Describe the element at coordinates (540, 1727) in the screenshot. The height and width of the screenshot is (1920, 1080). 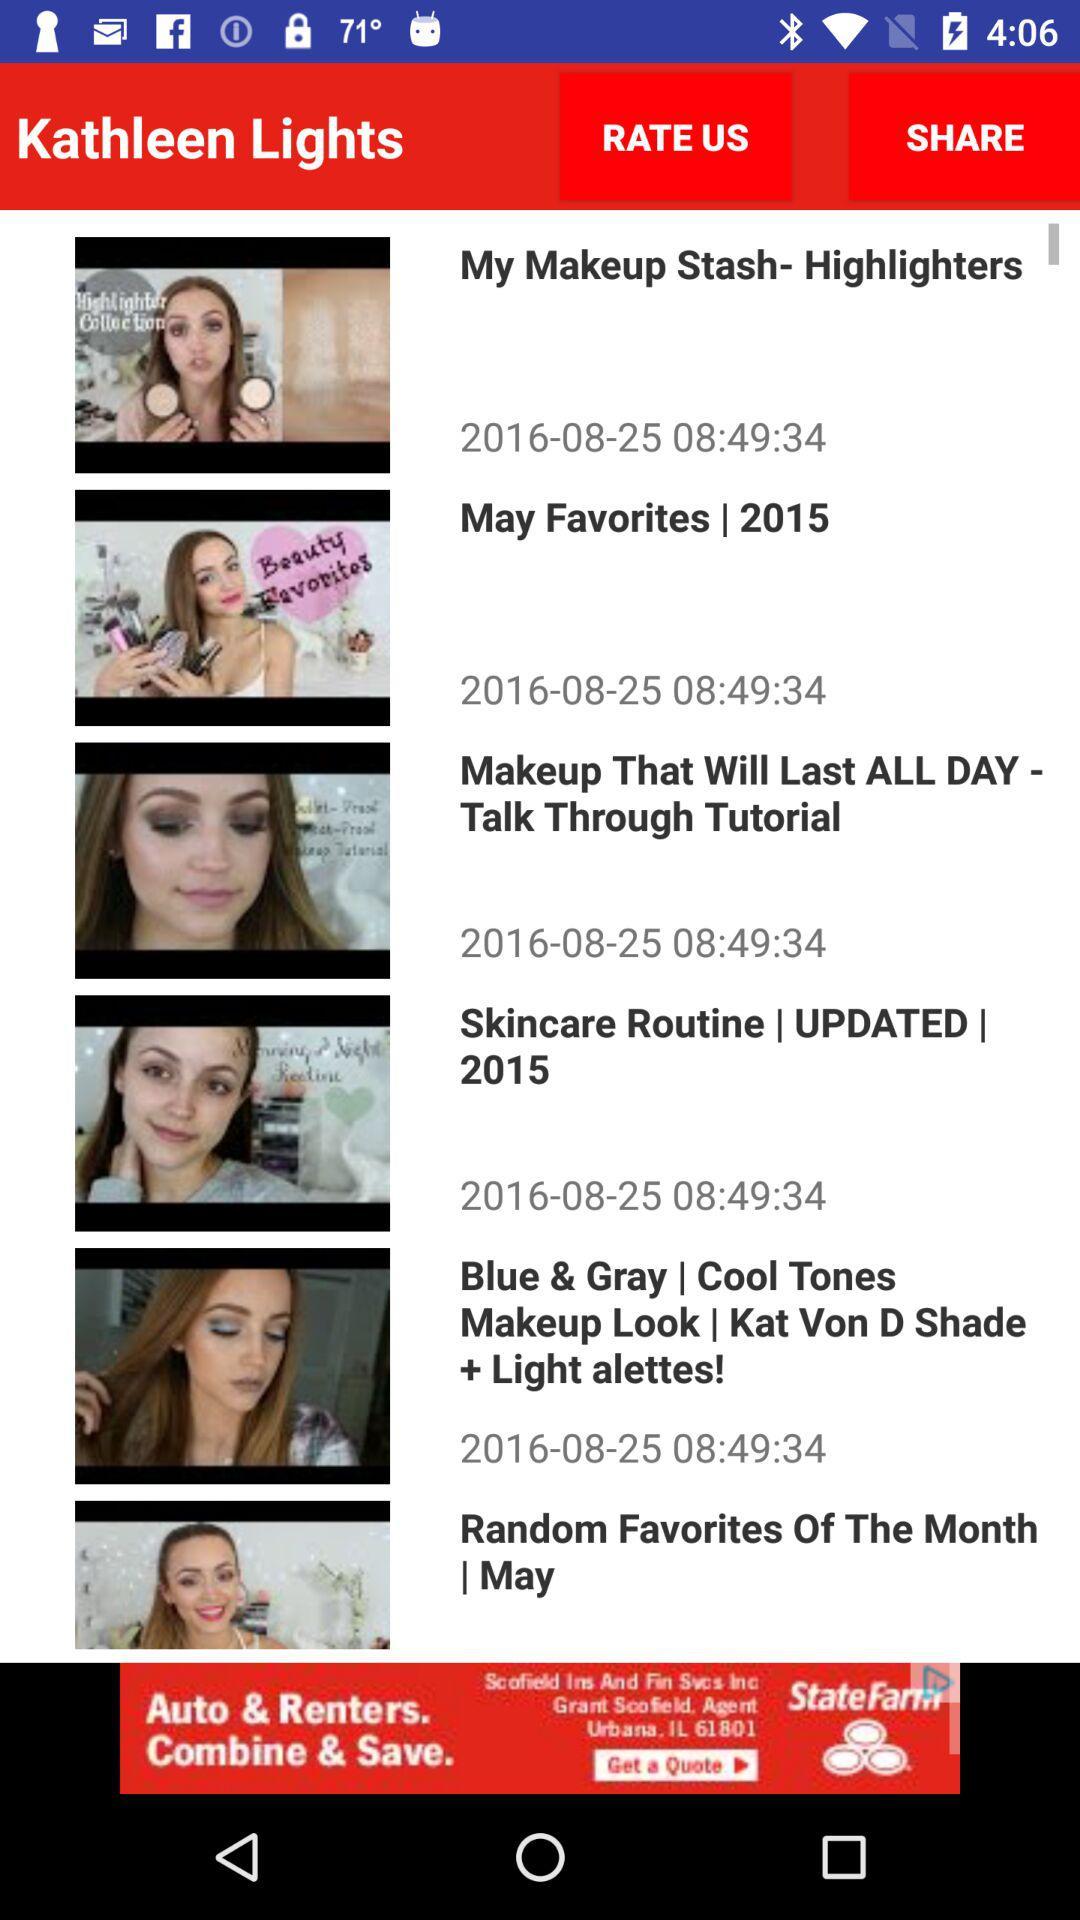
I see `view advertisements options` at that location.